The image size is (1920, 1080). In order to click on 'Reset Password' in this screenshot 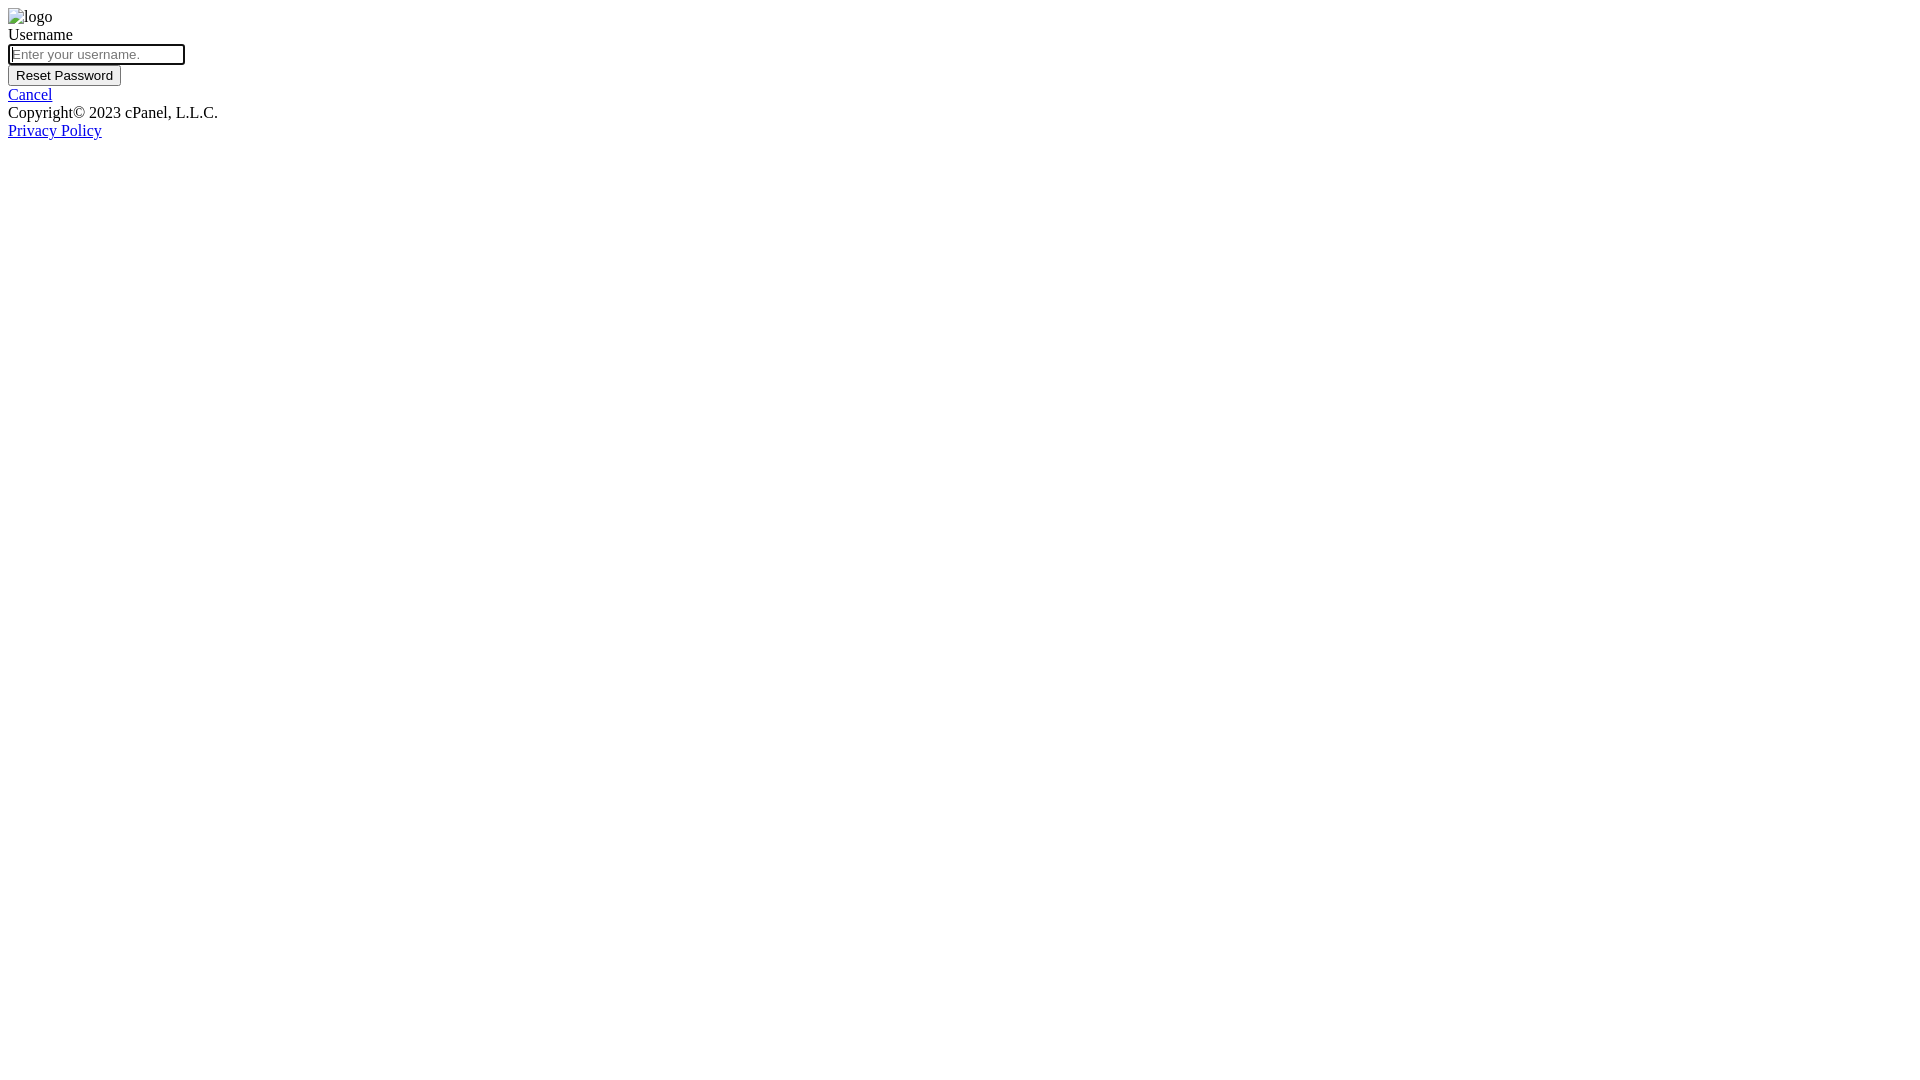, I will do `click(8, 74)`.